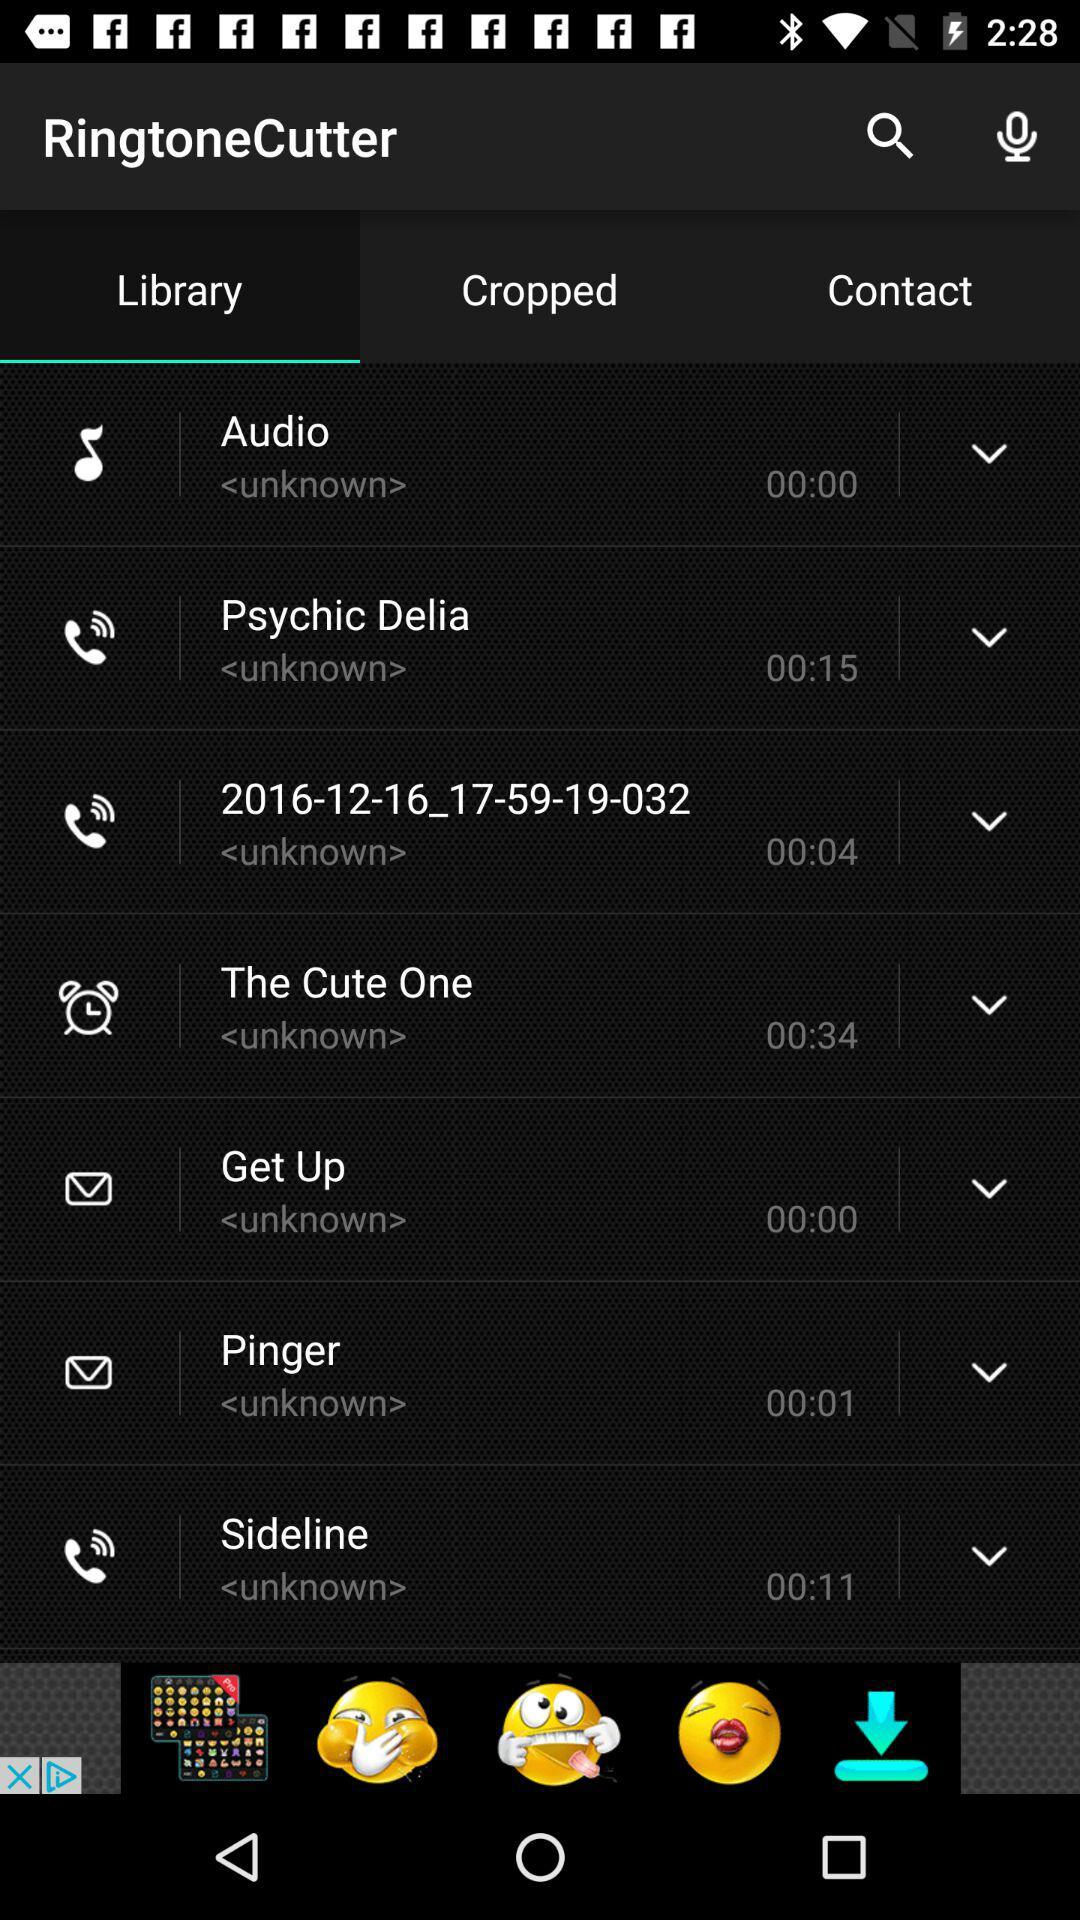 The width and height of the screenshot is (1080, 1920). What do you see at coordinates (87, 1555) in the screenshot?
I see `call icon which is to the left of sideline` at bounding box center [87, 1555].